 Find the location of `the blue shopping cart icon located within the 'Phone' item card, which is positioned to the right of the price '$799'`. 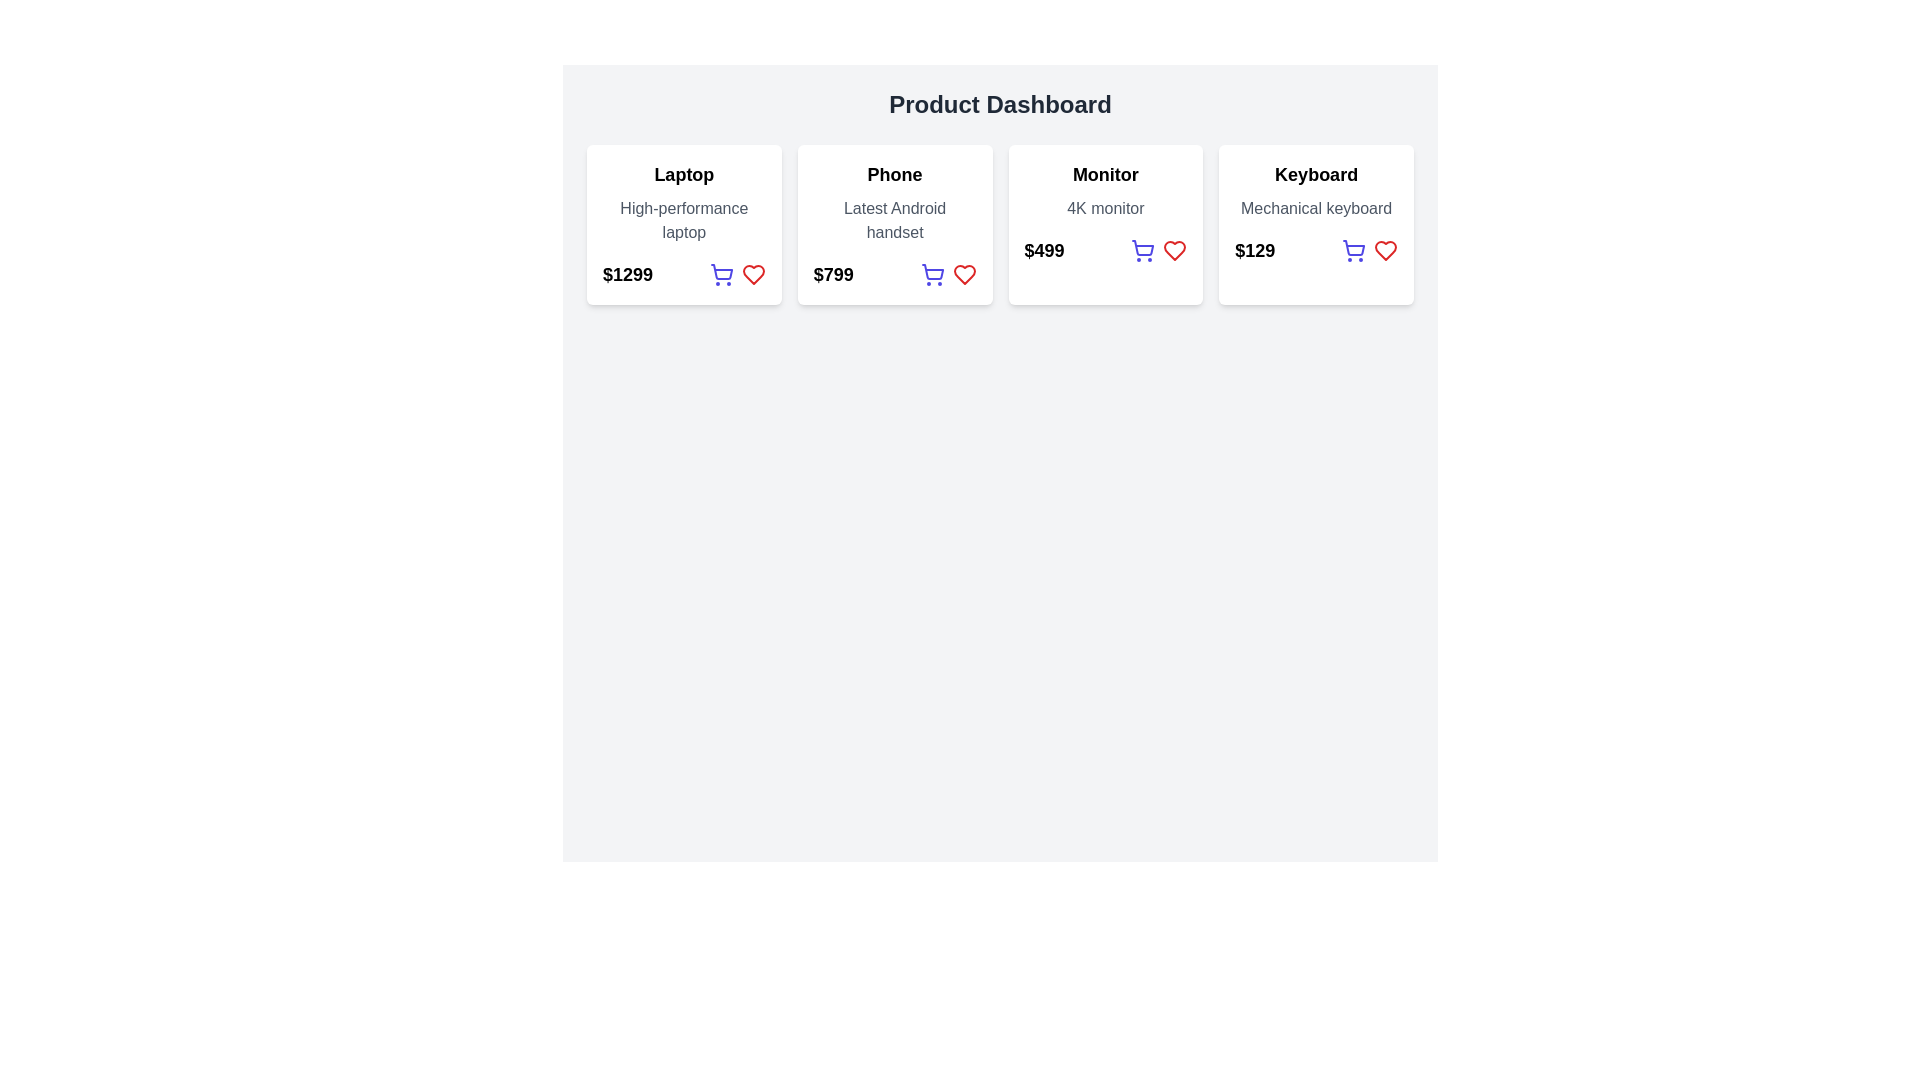

the blue shopping cart icon located within the 'Phone' item card, which is positioned to the right of the price '$799' is located at coordinates (947, 274).